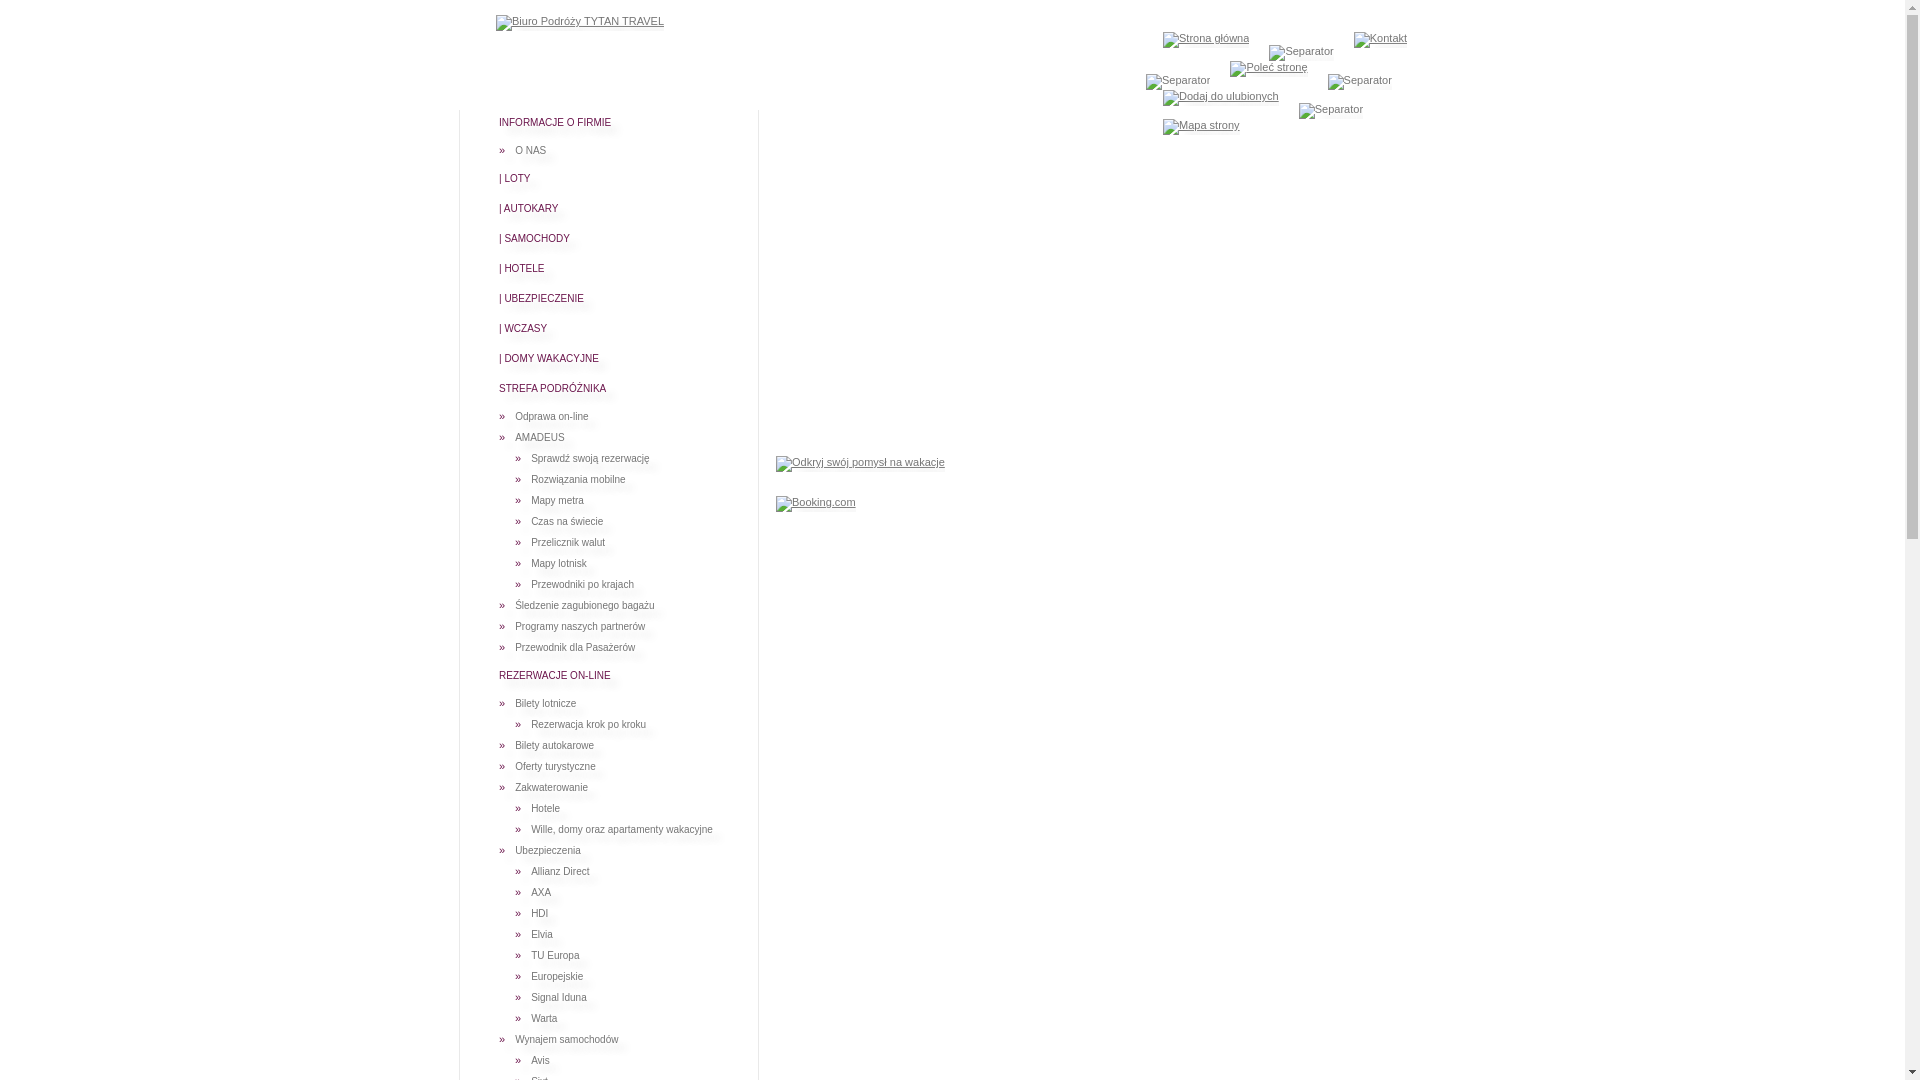  I want to click on 'Bilety lotnicze', so click(545, 703).